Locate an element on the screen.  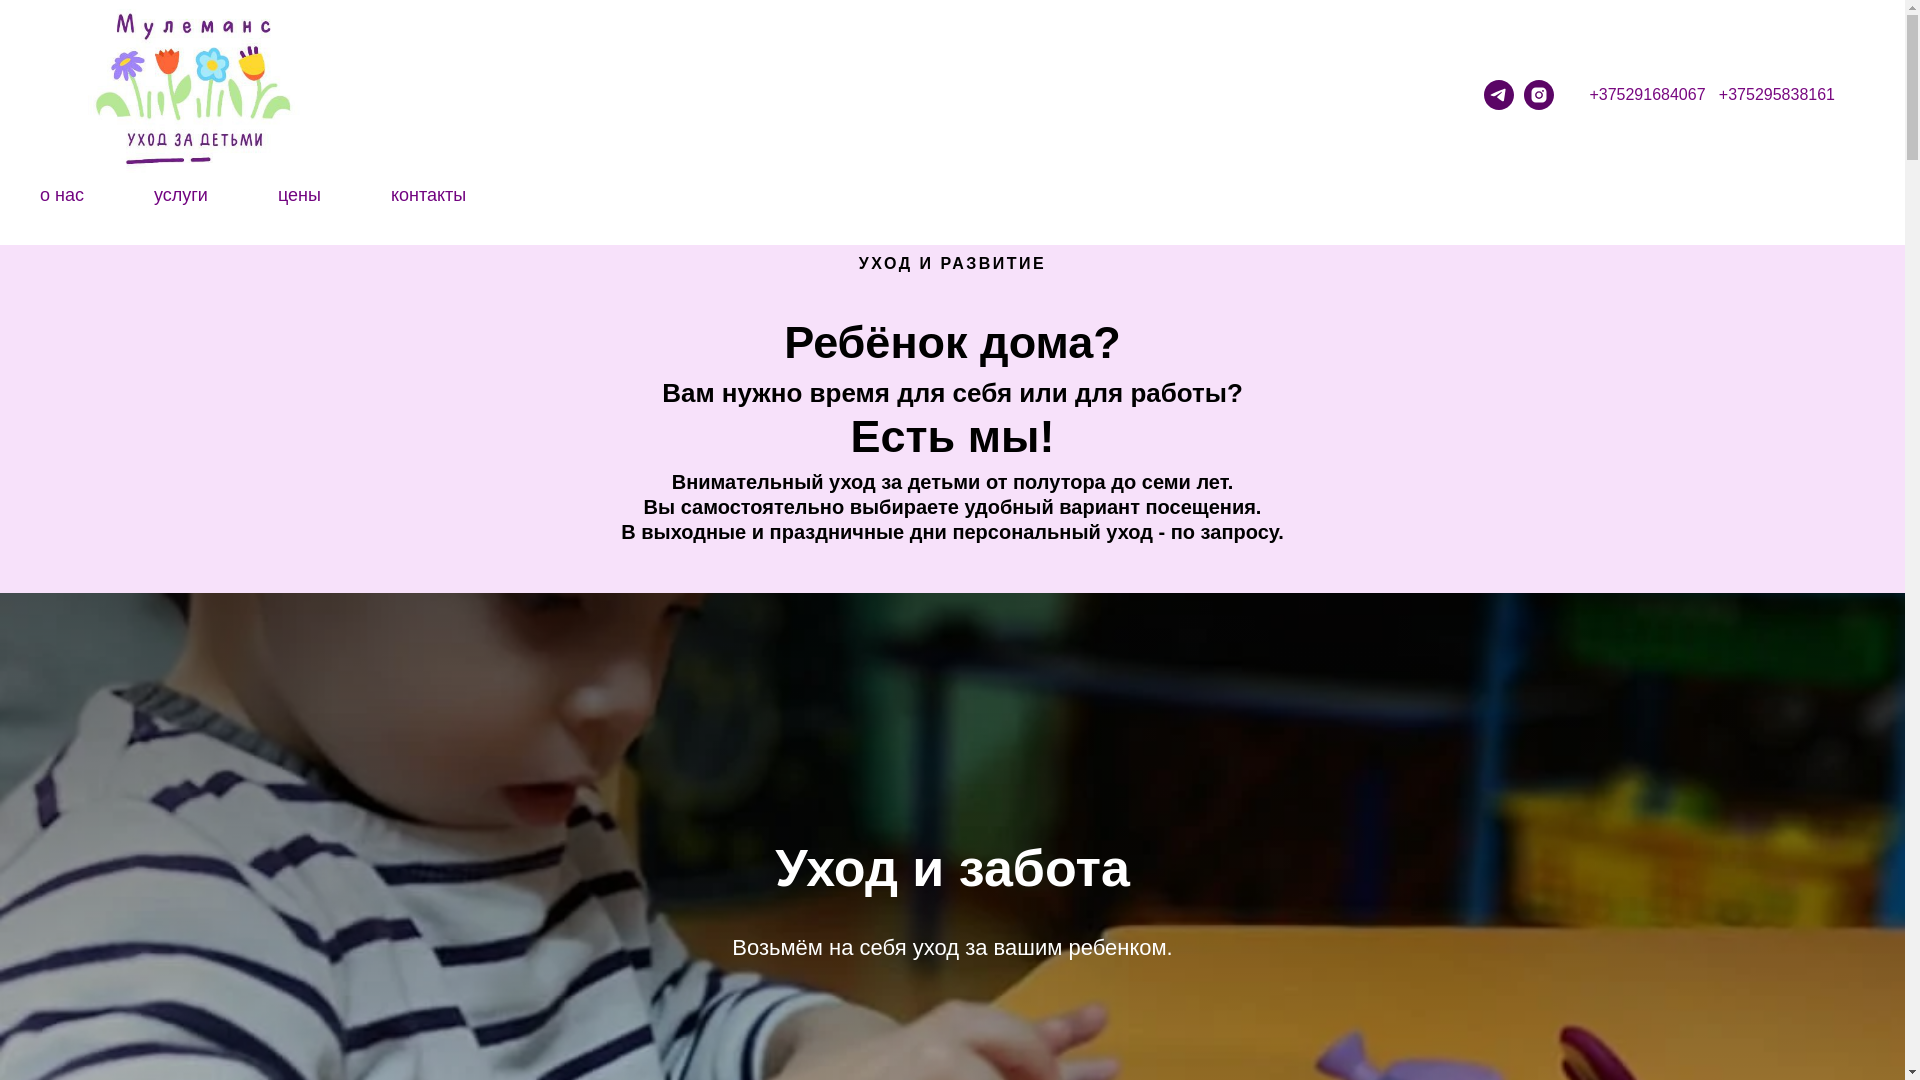
'https://t.me/DetskoeOblako' is located at coordinates (1498, 95).